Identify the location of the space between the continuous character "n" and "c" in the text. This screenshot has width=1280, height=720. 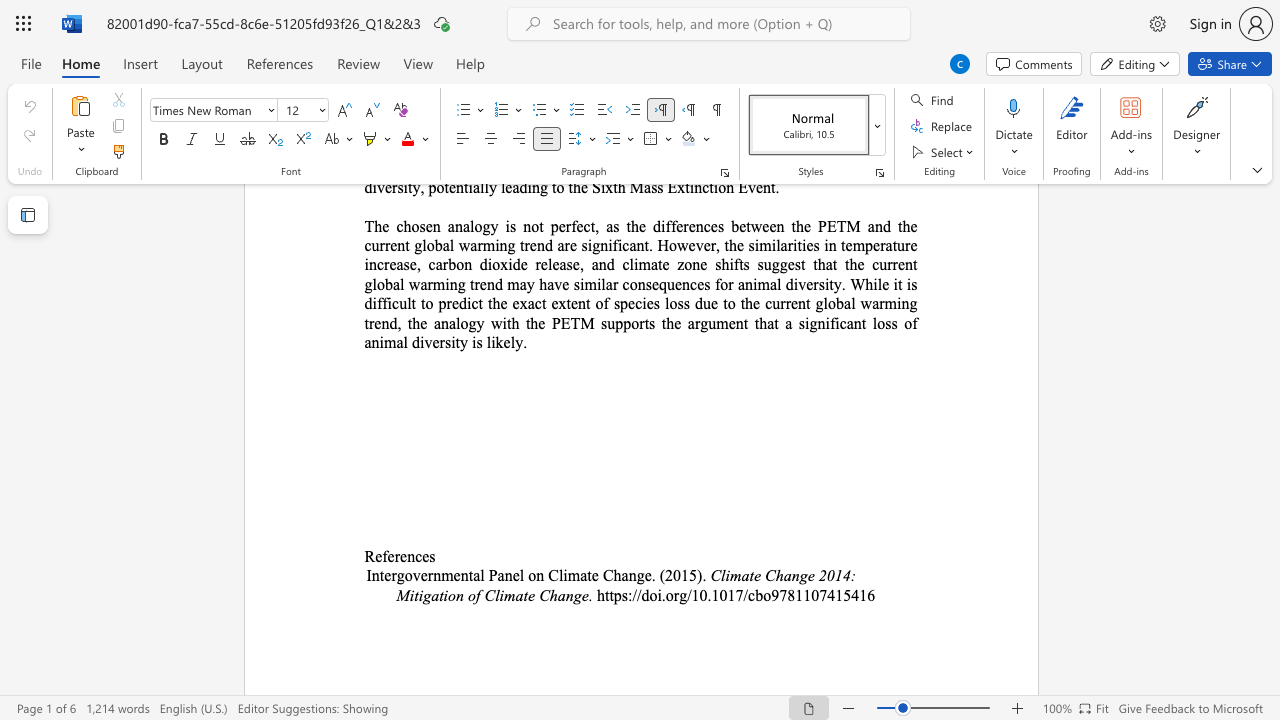
(413, 556).